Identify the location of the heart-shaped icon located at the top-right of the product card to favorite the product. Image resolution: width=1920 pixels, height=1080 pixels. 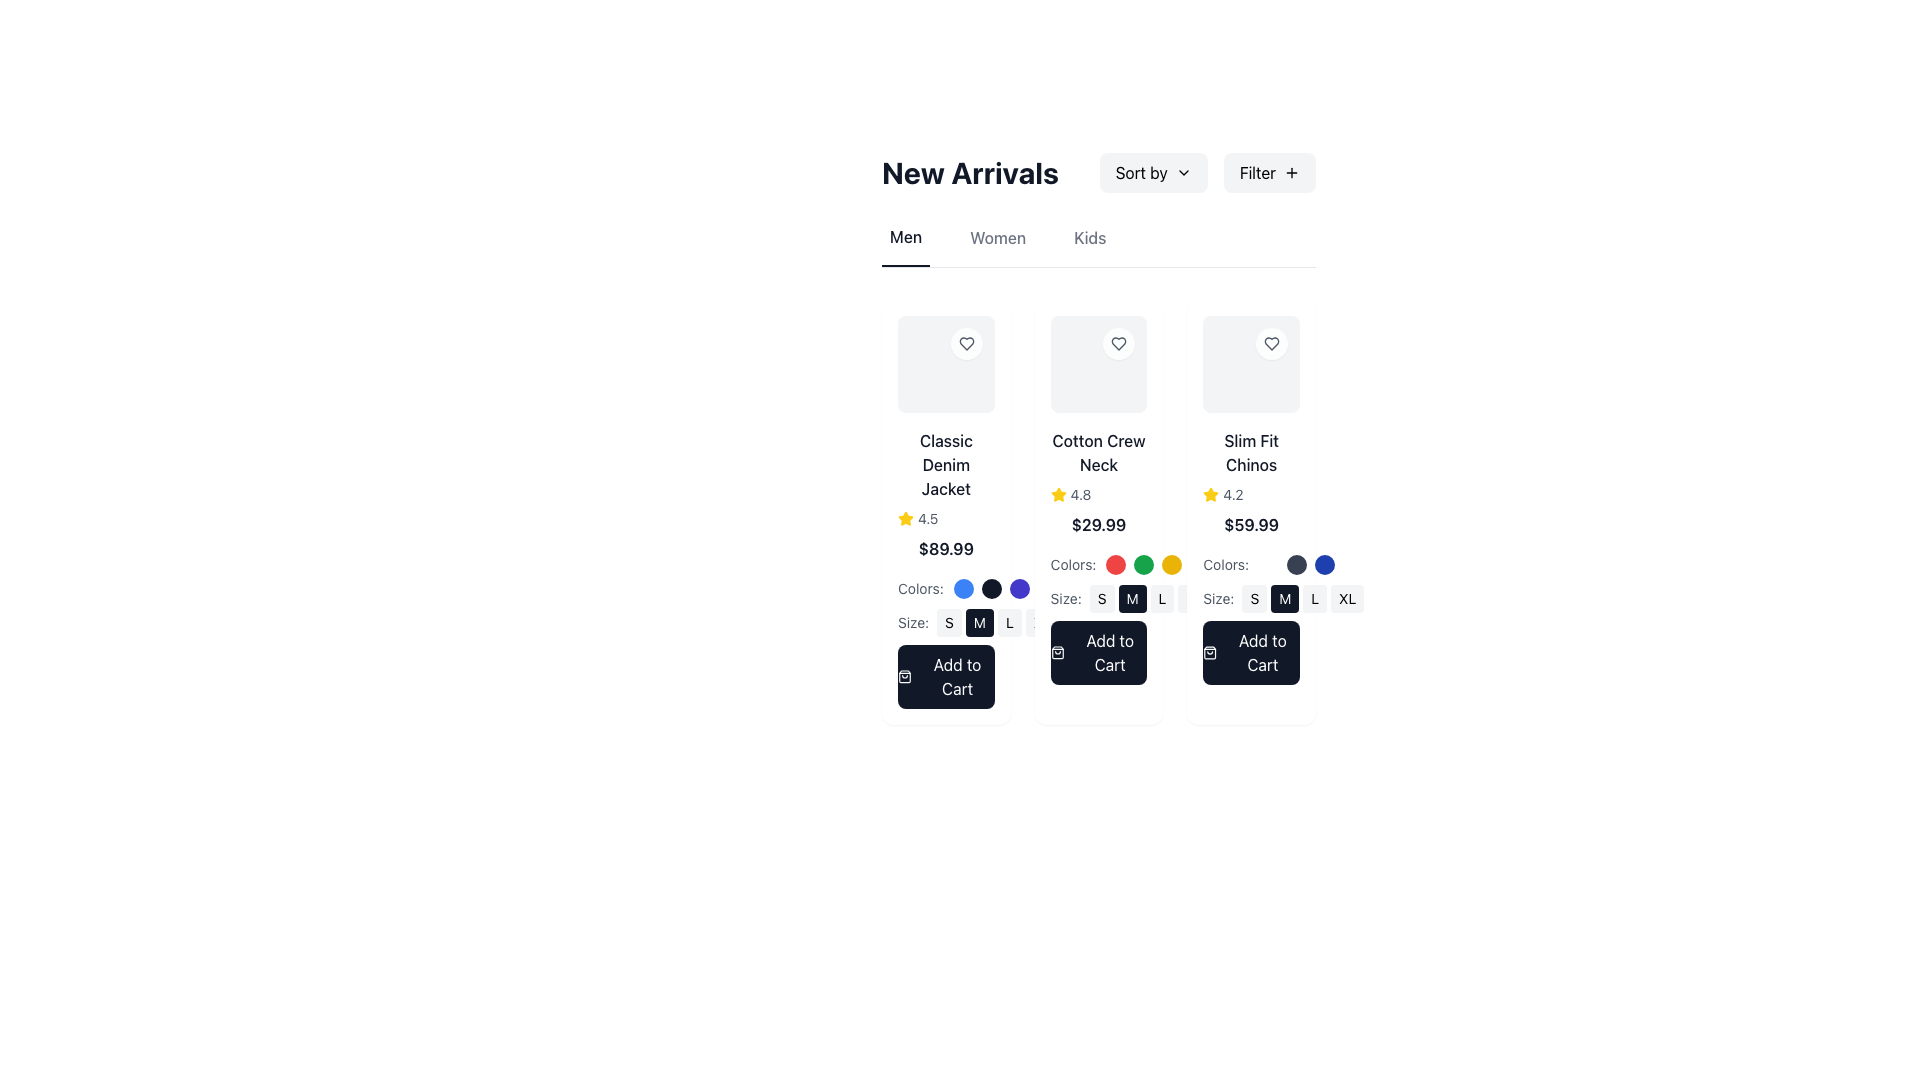
(1118, 342).